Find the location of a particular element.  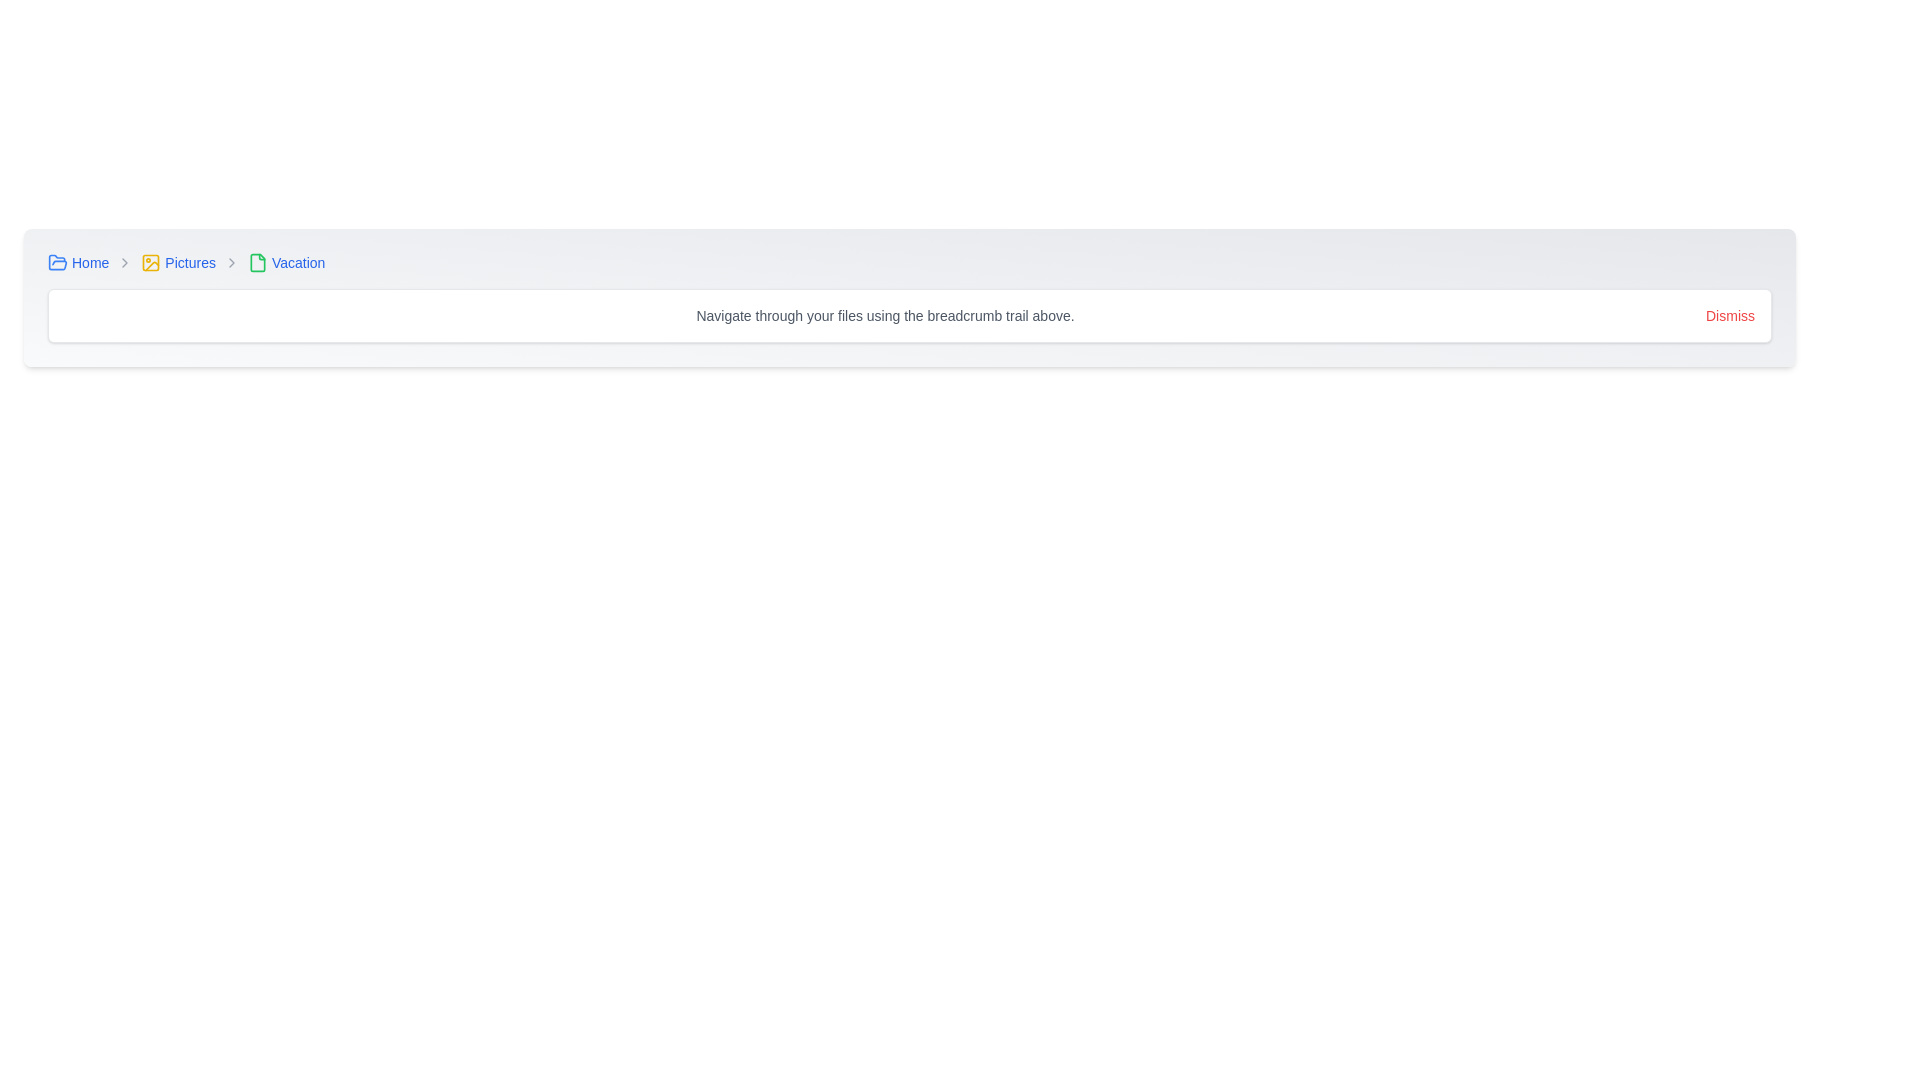

the static text label that contains the message 'Navigate through your files using the breadcrumb trail above.', which is displayed in light gray font within a white rounded box is located at coordinates (884, 315).